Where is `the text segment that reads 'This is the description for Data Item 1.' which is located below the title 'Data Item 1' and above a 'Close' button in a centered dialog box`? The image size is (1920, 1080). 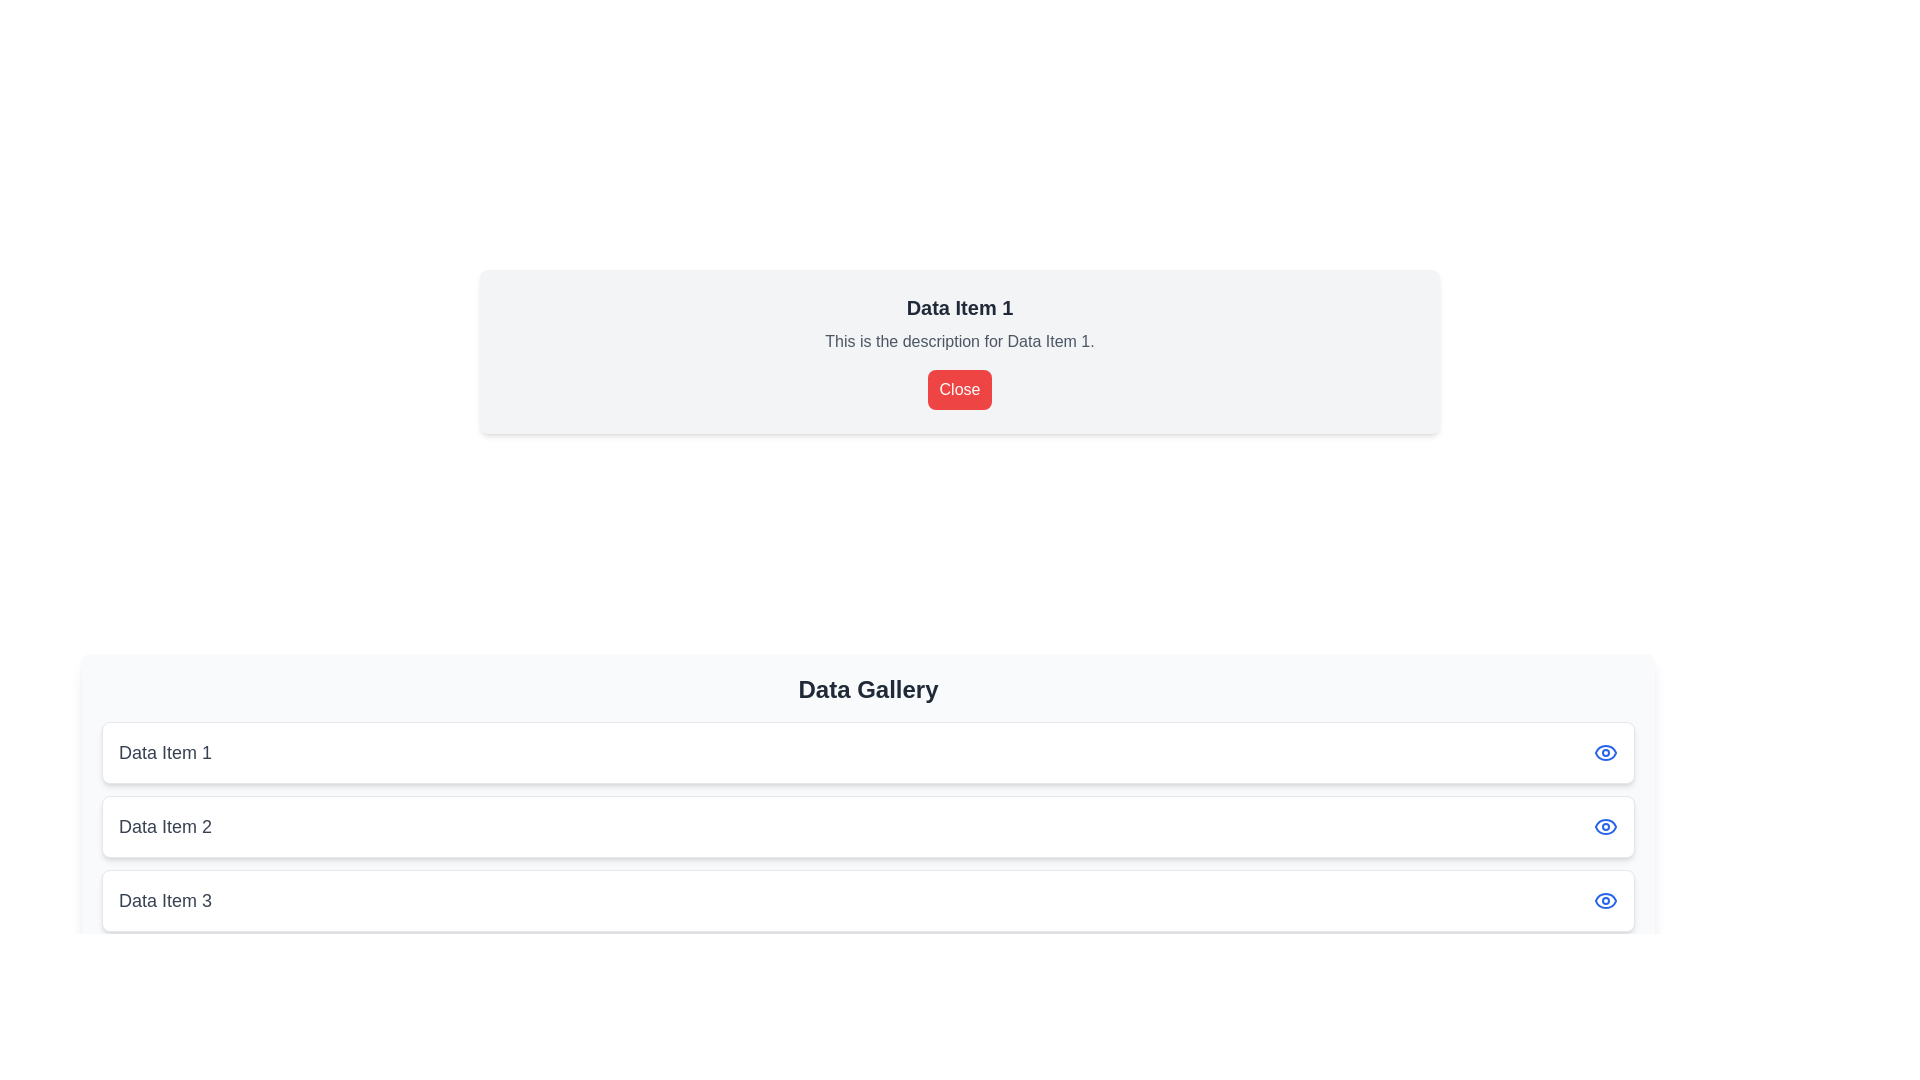 the text segment that reads 'This is the description for Data Item 1.' which is located below the title 'Data Item 1' and above a 'Close' button in a centered dialog box is located at coordinates (960, 341).